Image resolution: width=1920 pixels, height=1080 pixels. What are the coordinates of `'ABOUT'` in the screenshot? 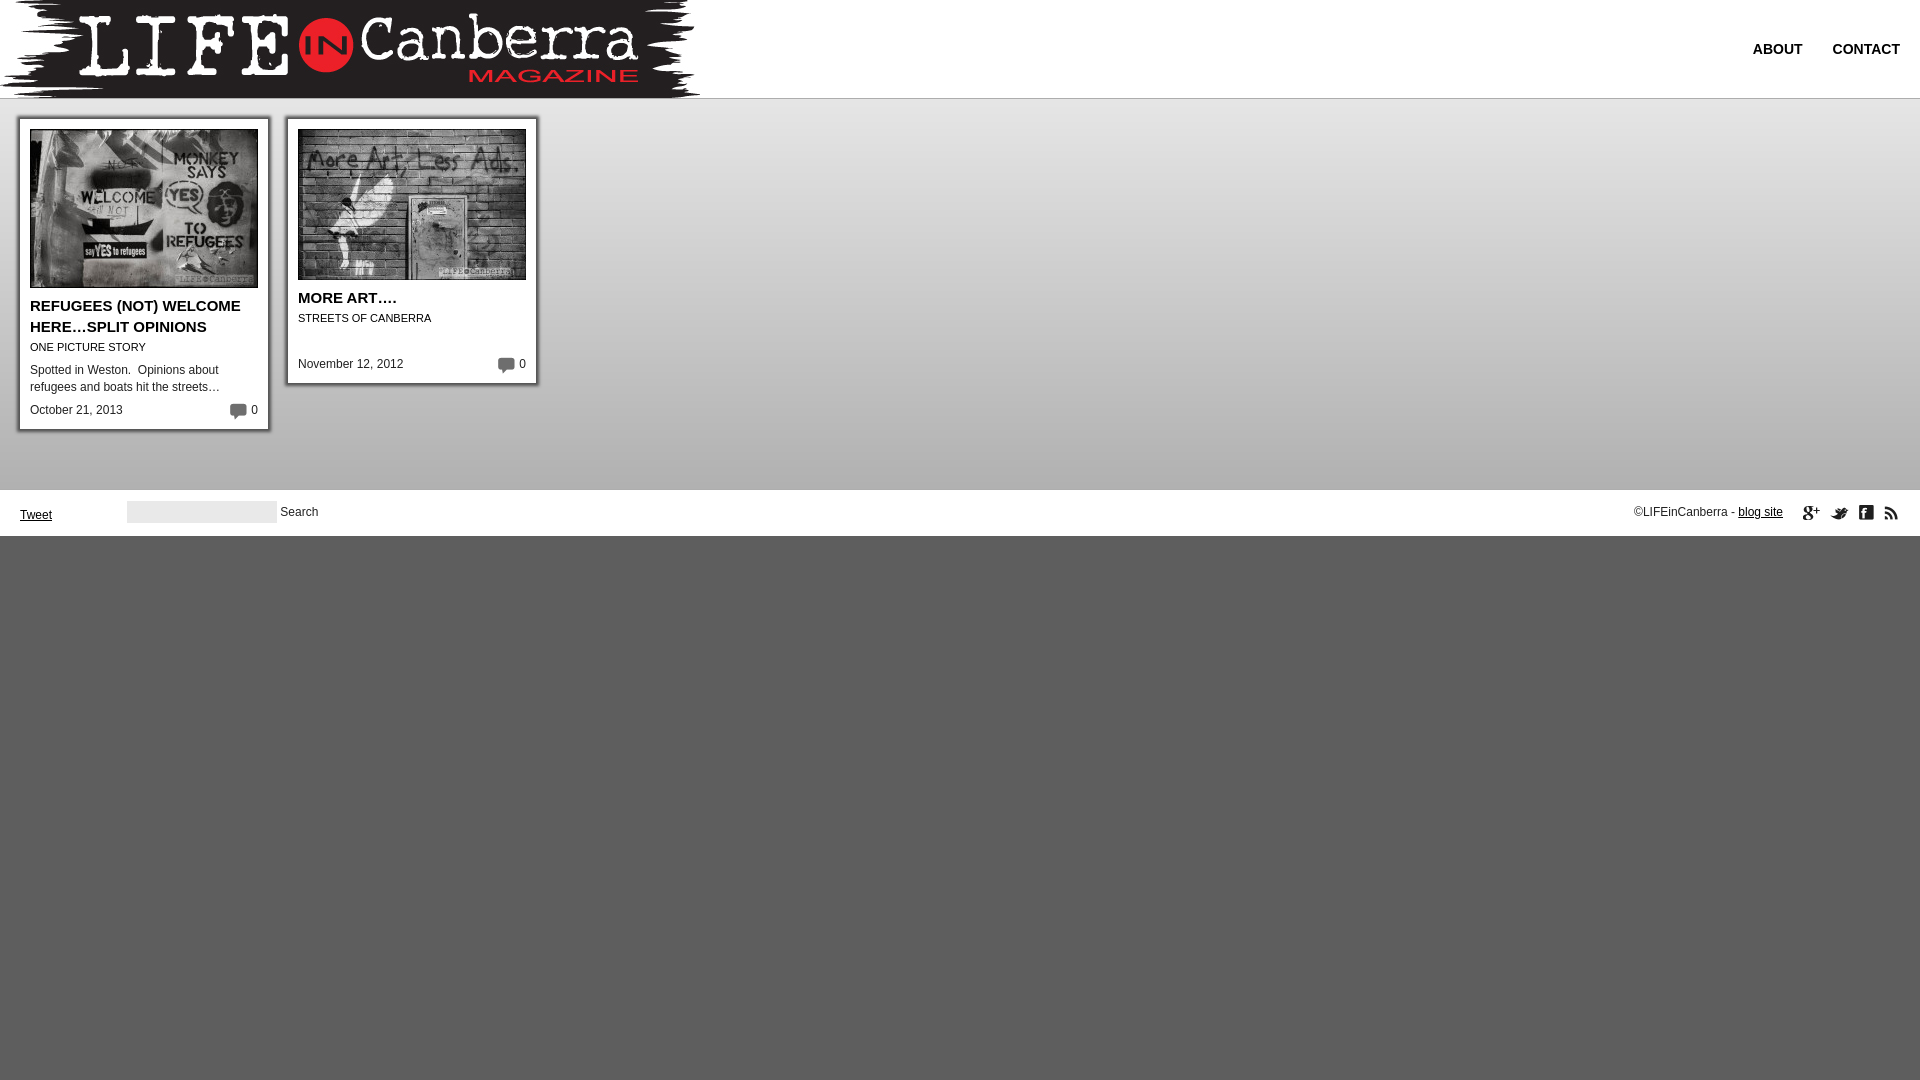 It's located at (1777, 48).